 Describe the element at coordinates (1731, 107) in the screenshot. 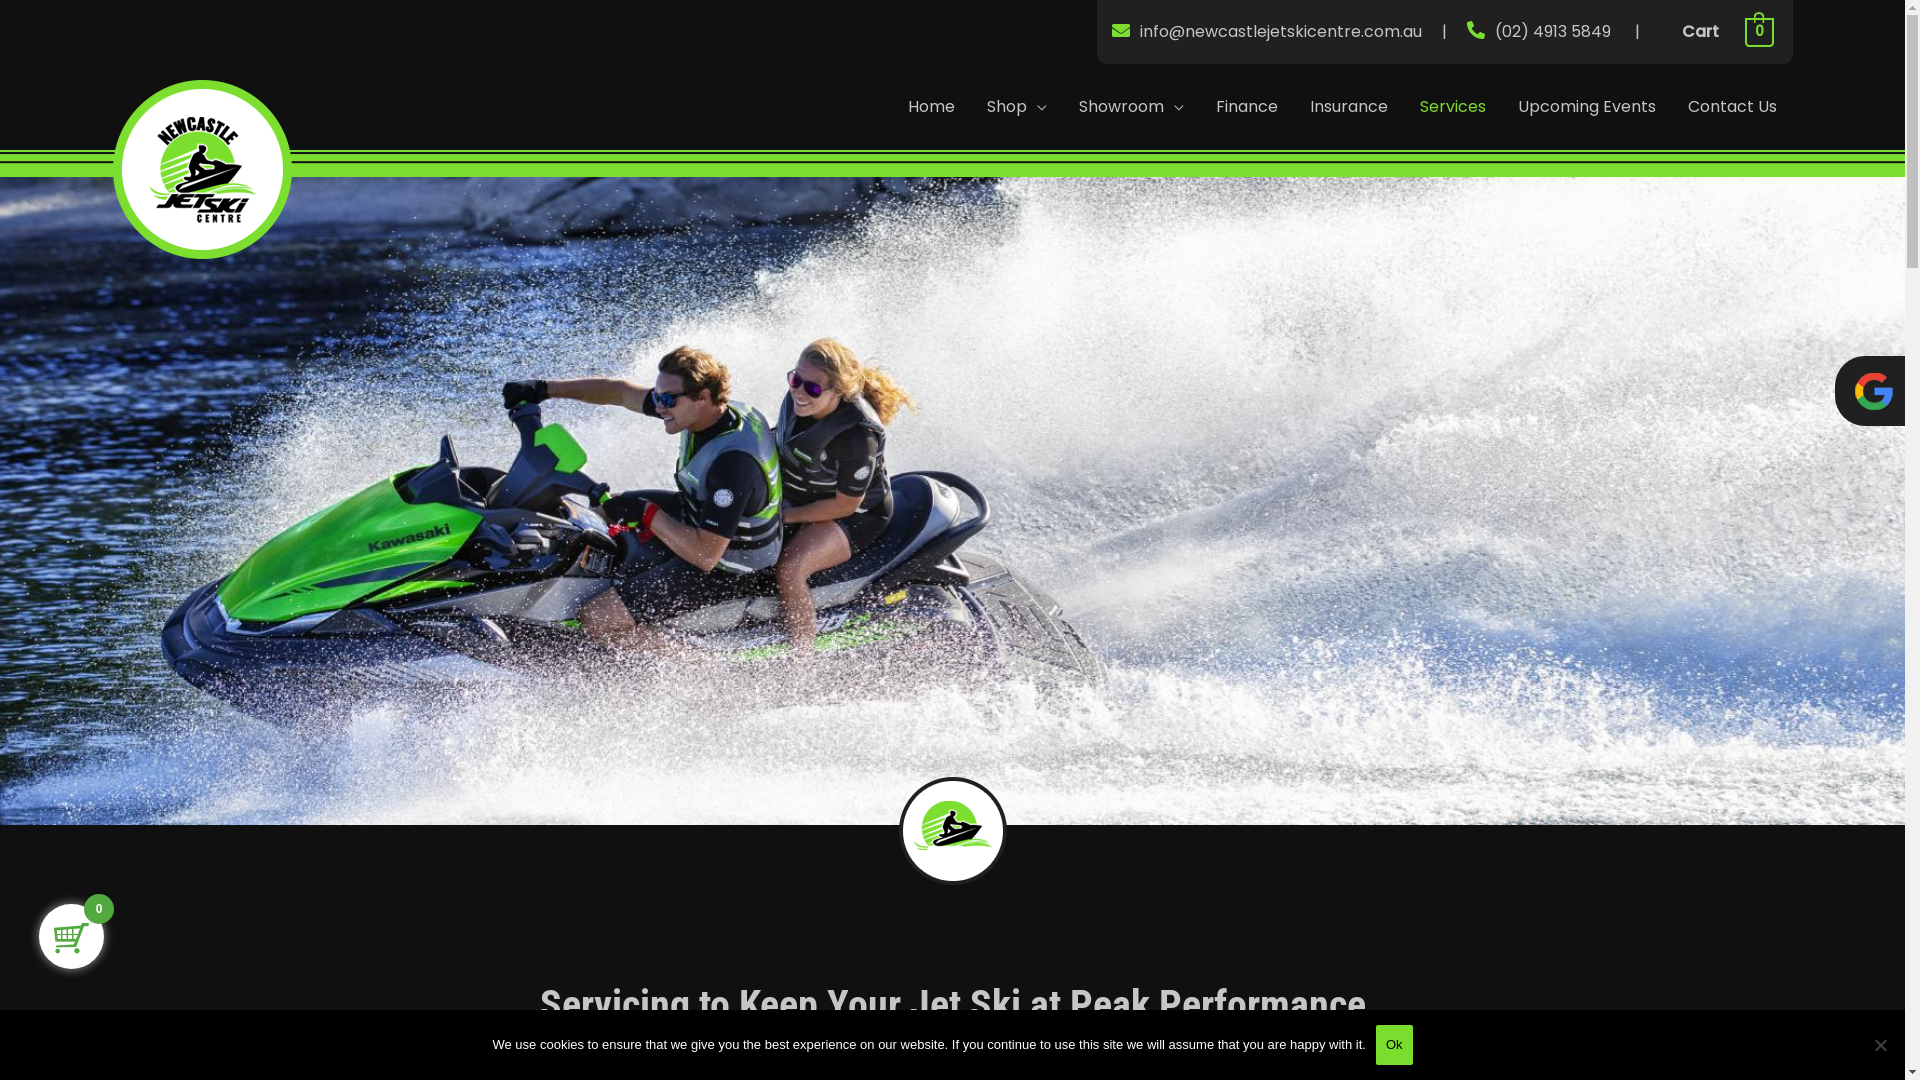

I see `'Contact Us'` at that location.